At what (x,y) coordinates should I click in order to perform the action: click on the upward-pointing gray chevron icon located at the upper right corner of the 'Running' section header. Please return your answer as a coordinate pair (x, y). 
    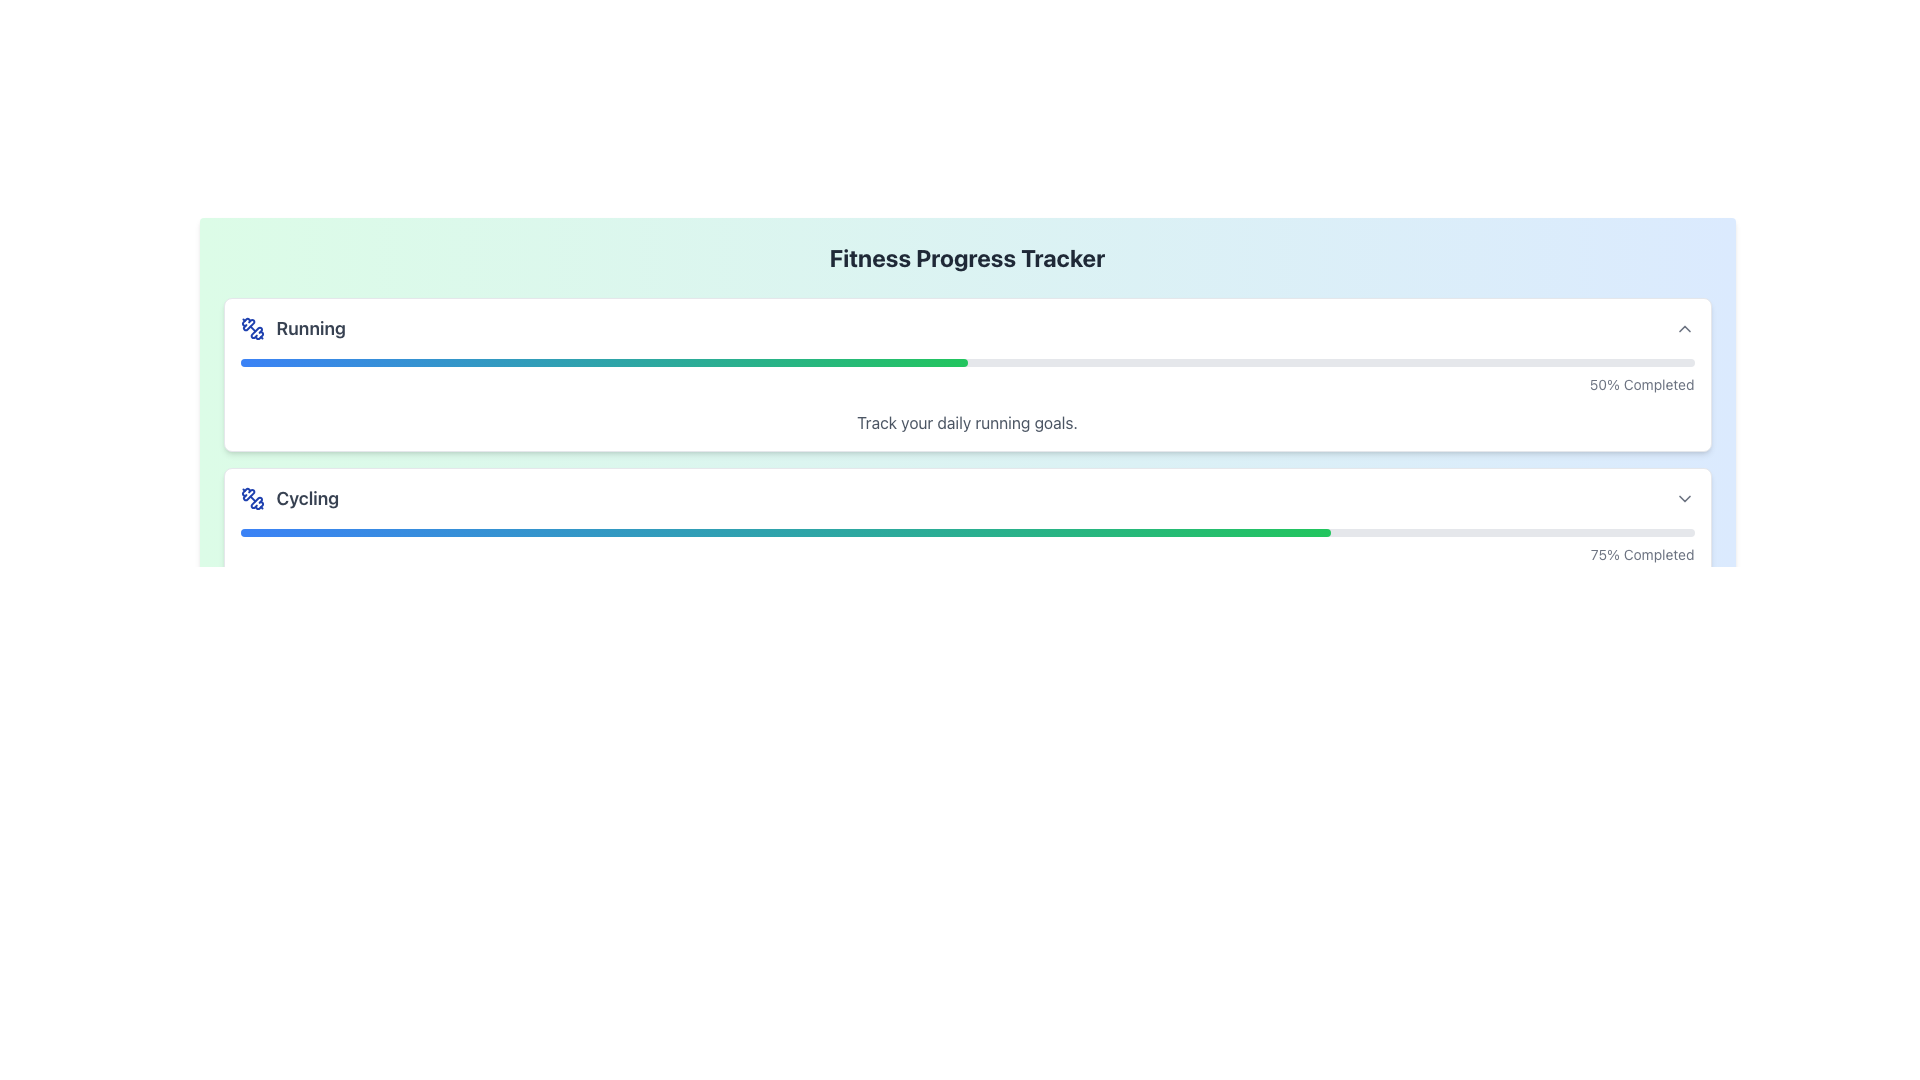
    Looking at the image, I should click on (1683, 327).